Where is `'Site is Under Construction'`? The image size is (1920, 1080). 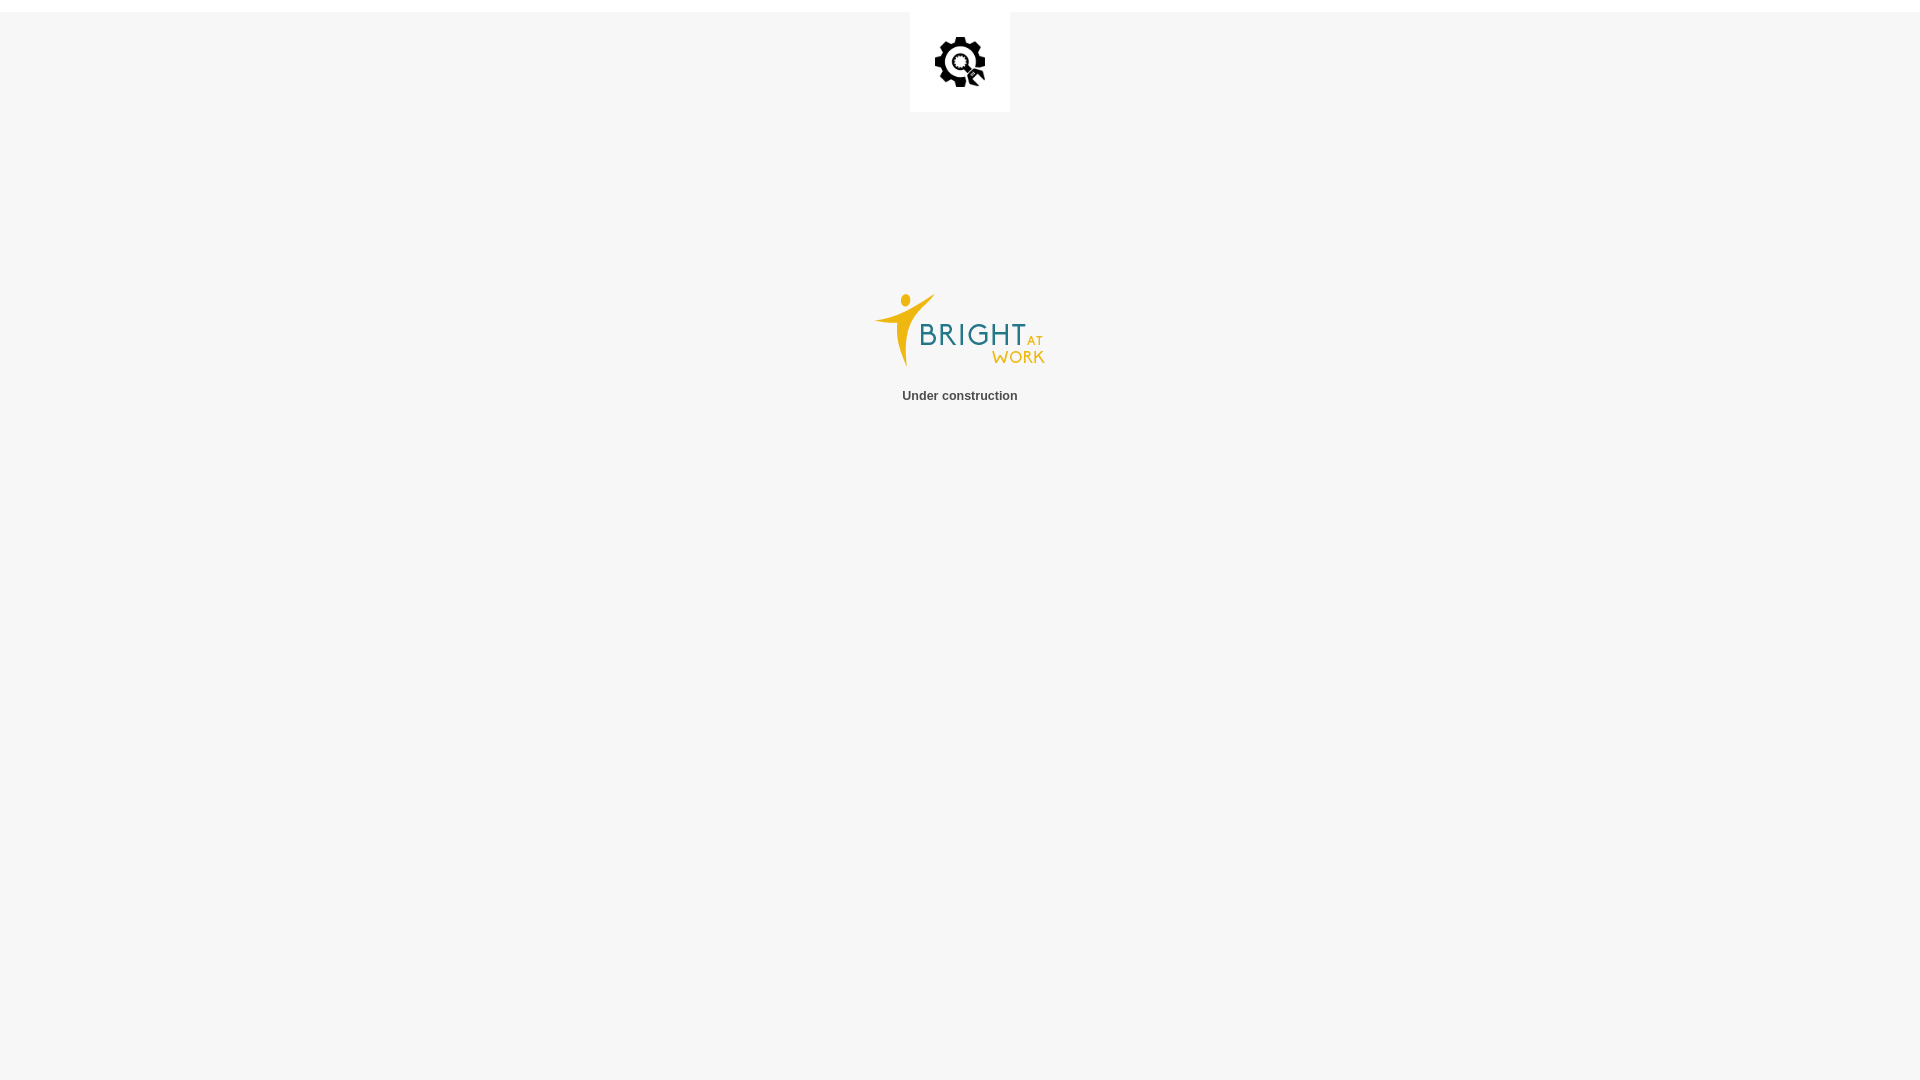
'Site is Under Construction' is located at coordinates (934, 60).